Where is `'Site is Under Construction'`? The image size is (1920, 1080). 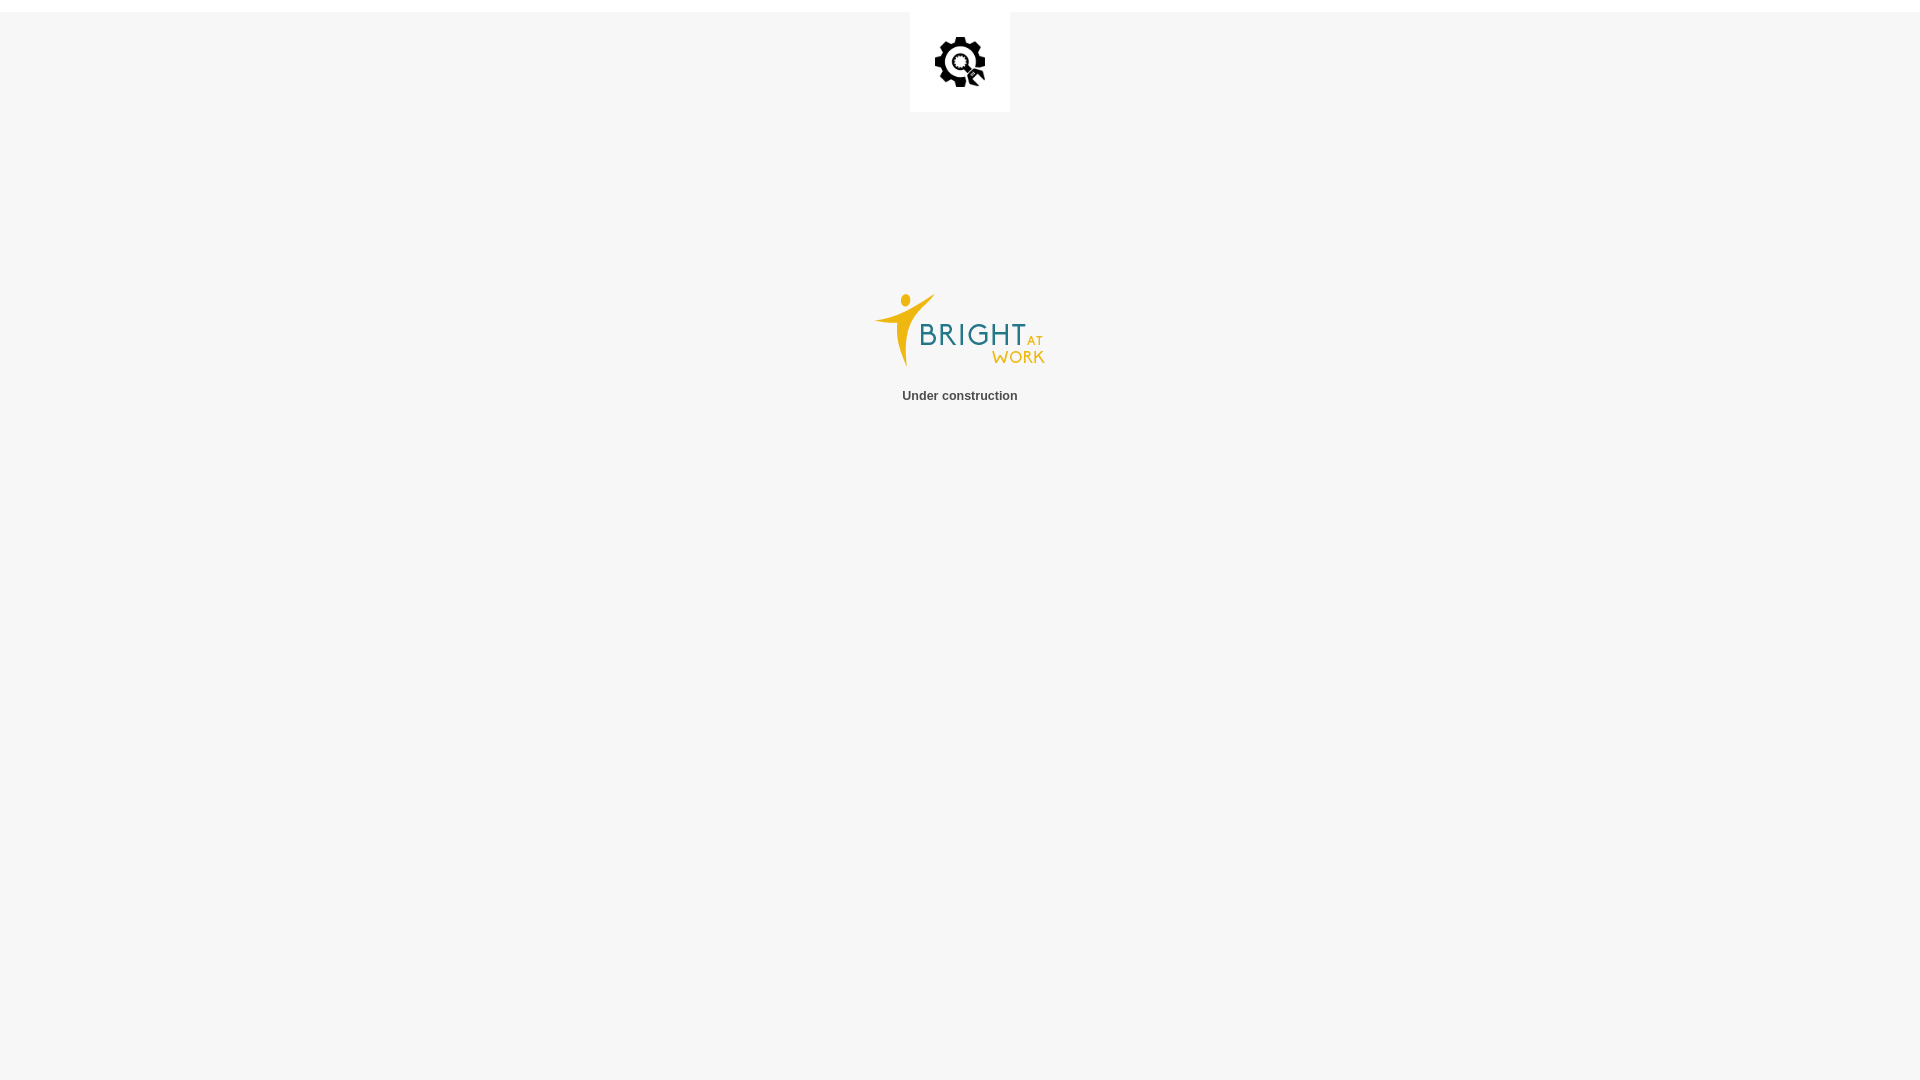
'Site is Under Construction' is located at coordinates (934, 60).